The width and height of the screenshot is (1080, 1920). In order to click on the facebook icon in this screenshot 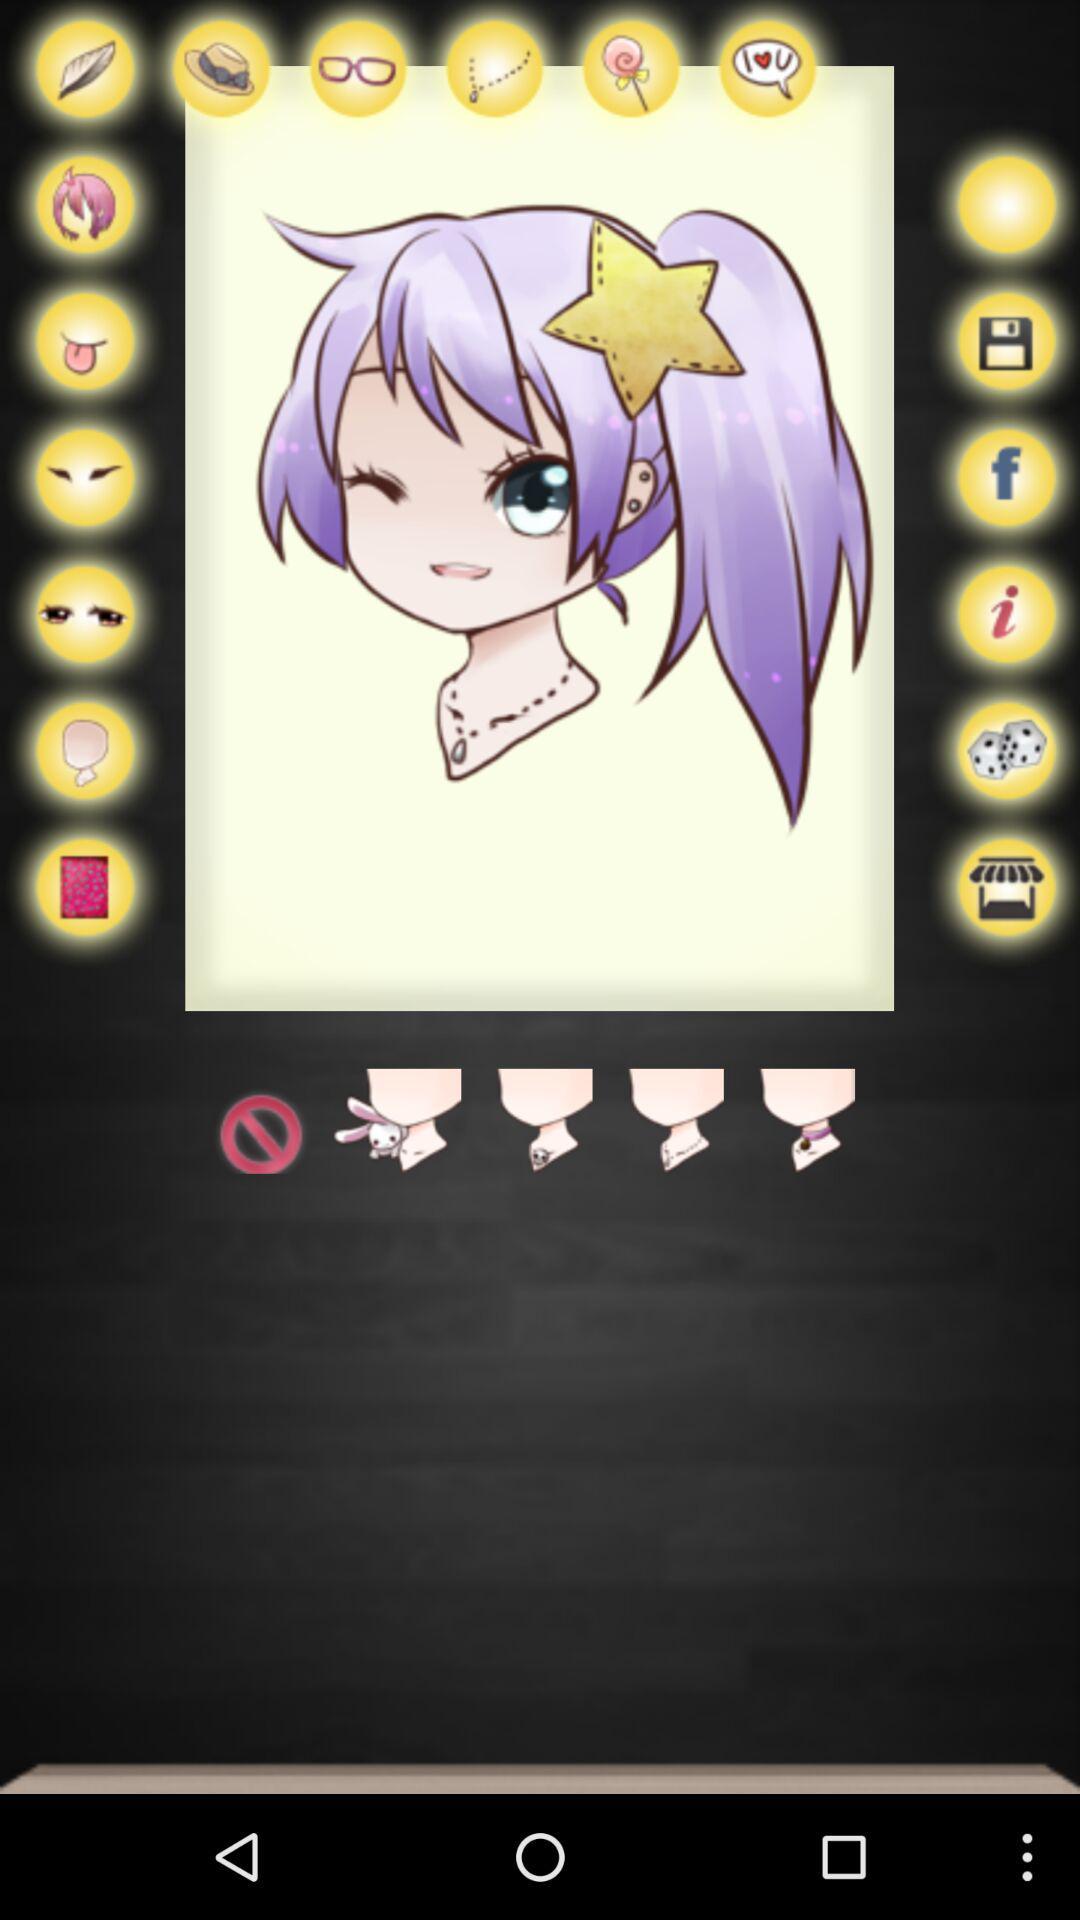, I will do `click(1000, 511)`.